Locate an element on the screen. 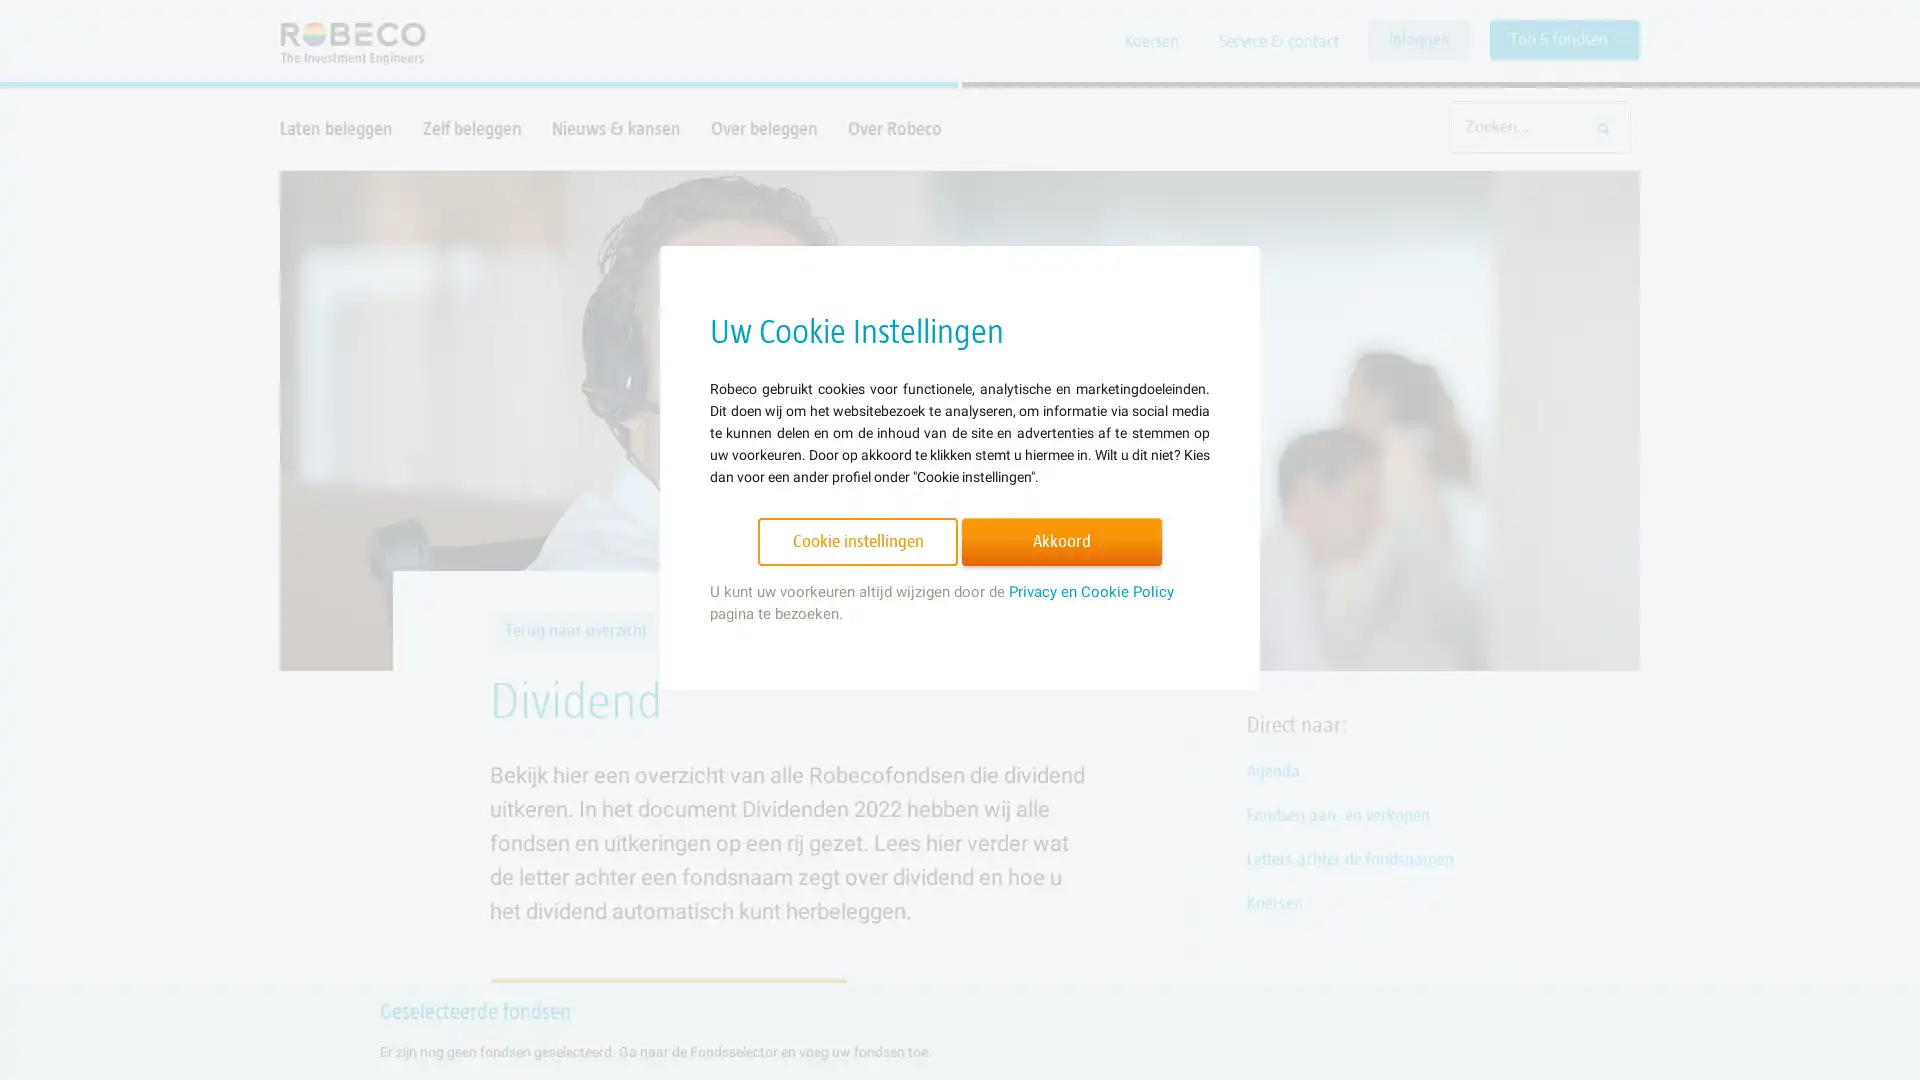 Image resolution: width=1920 pixels, height=1080 pixels. Koersen is located at coordinates (1152, 42).